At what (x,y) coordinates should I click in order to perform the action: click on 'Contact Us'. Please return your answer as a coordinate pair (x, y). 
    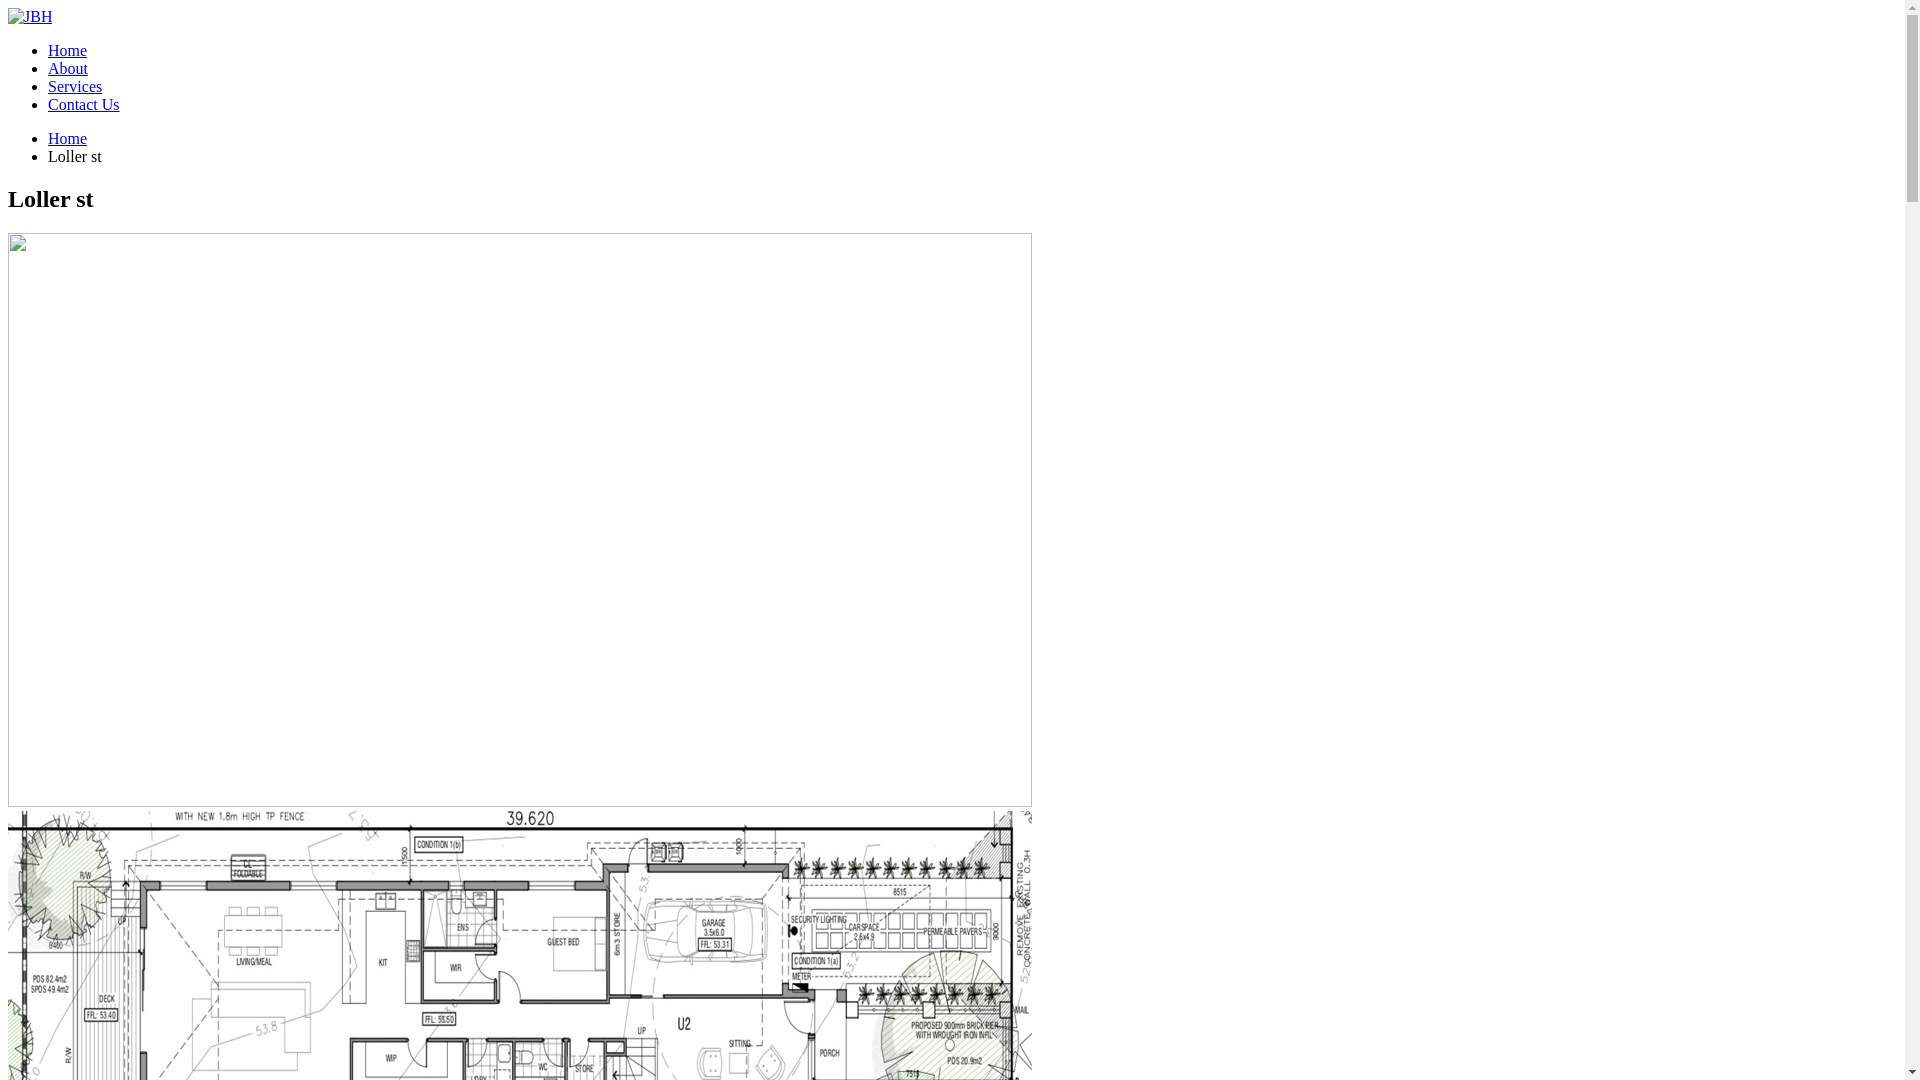
    Looking at the image, I should click on (48, 104).